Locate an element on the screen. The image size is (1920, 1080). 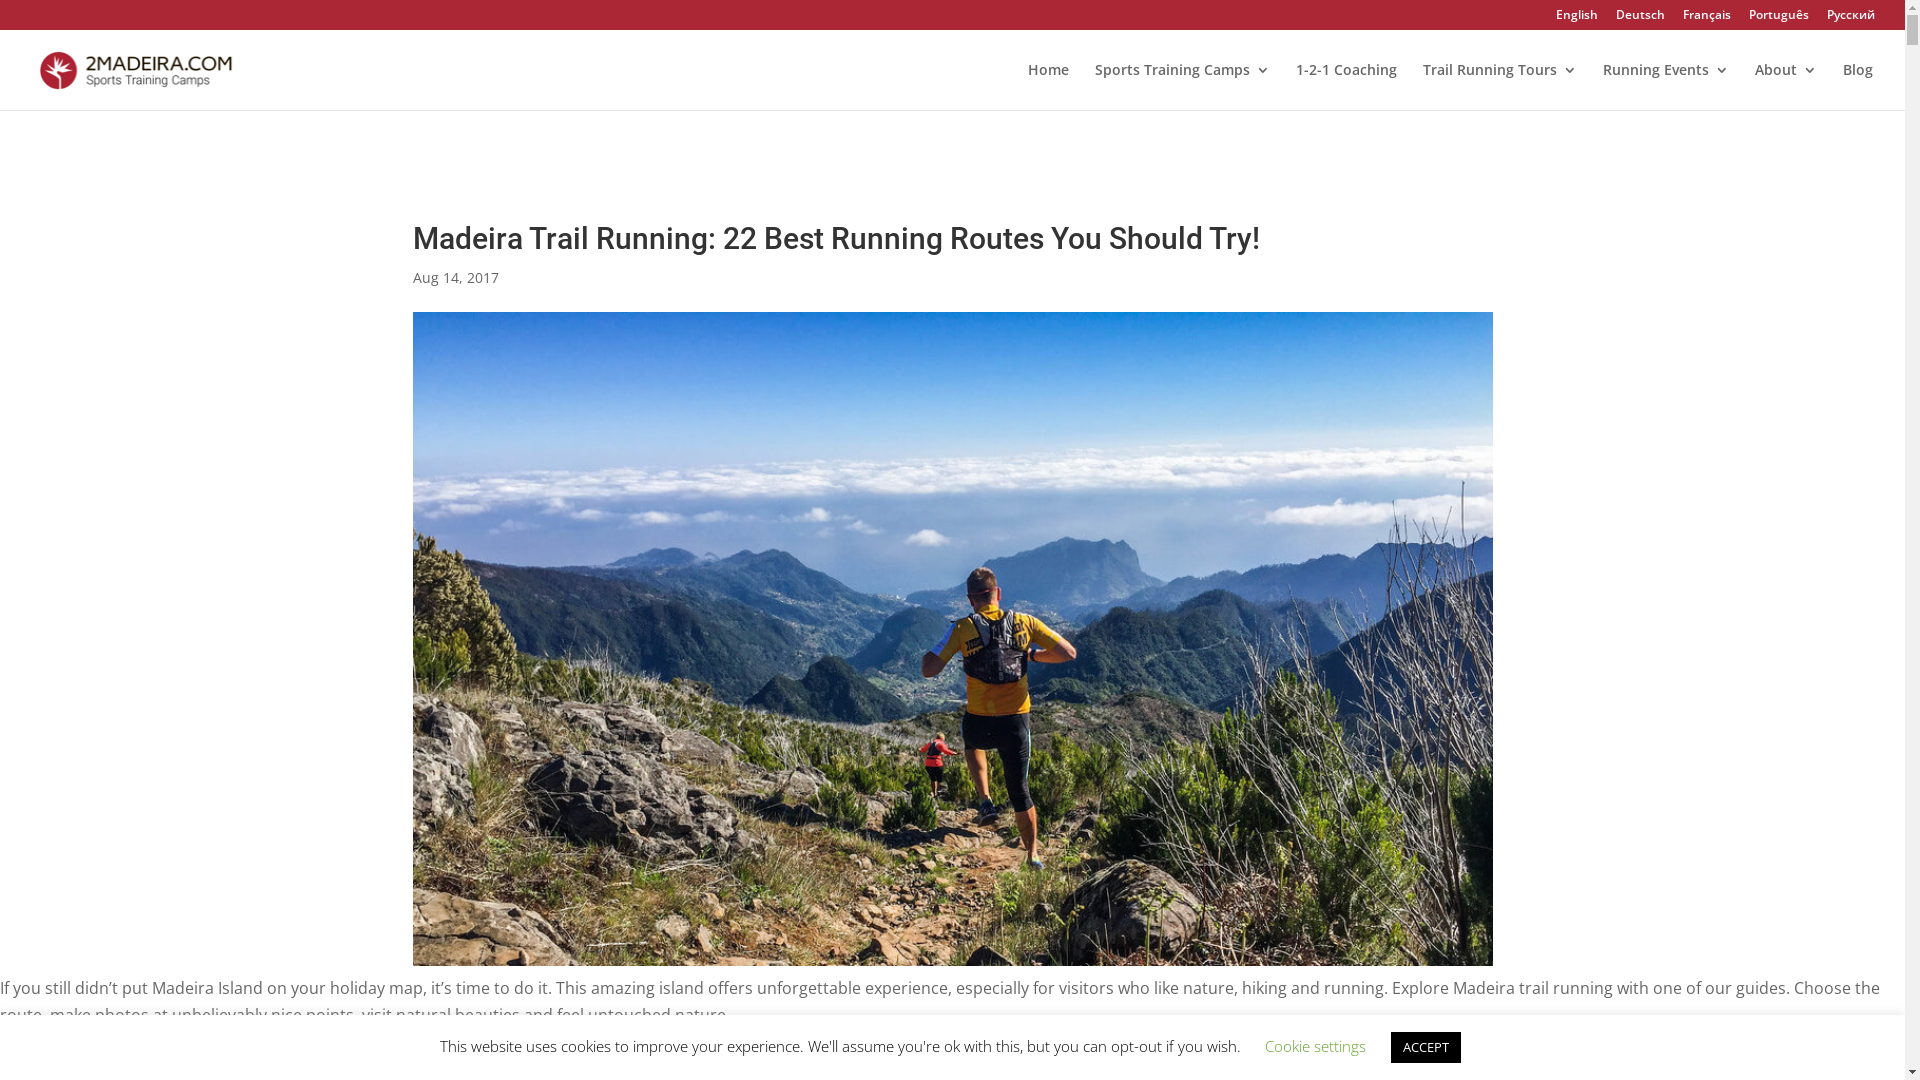
'Blog' is located at coordinates (1856, 85).